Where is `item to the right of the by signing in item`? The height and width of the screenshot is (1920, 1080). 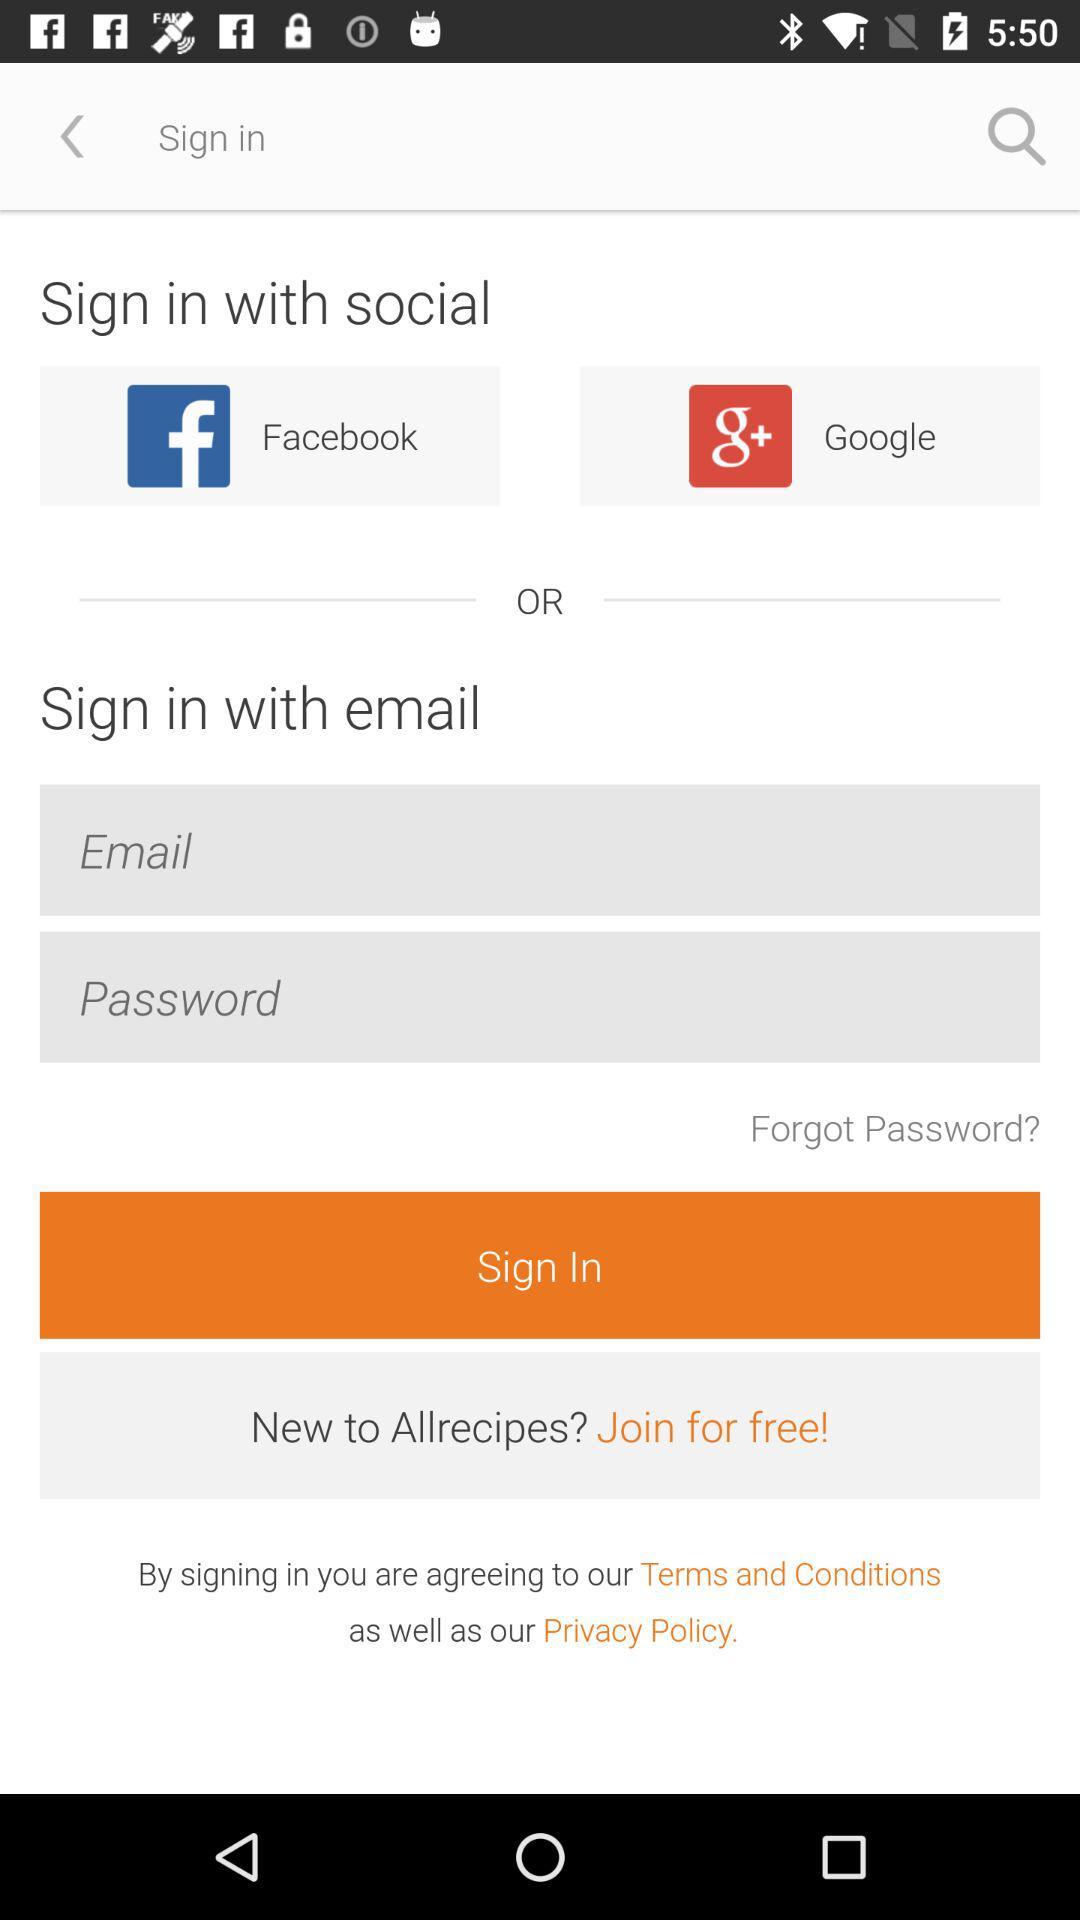 item to the right of the by signing in item is located at coordinates (789, 1572).